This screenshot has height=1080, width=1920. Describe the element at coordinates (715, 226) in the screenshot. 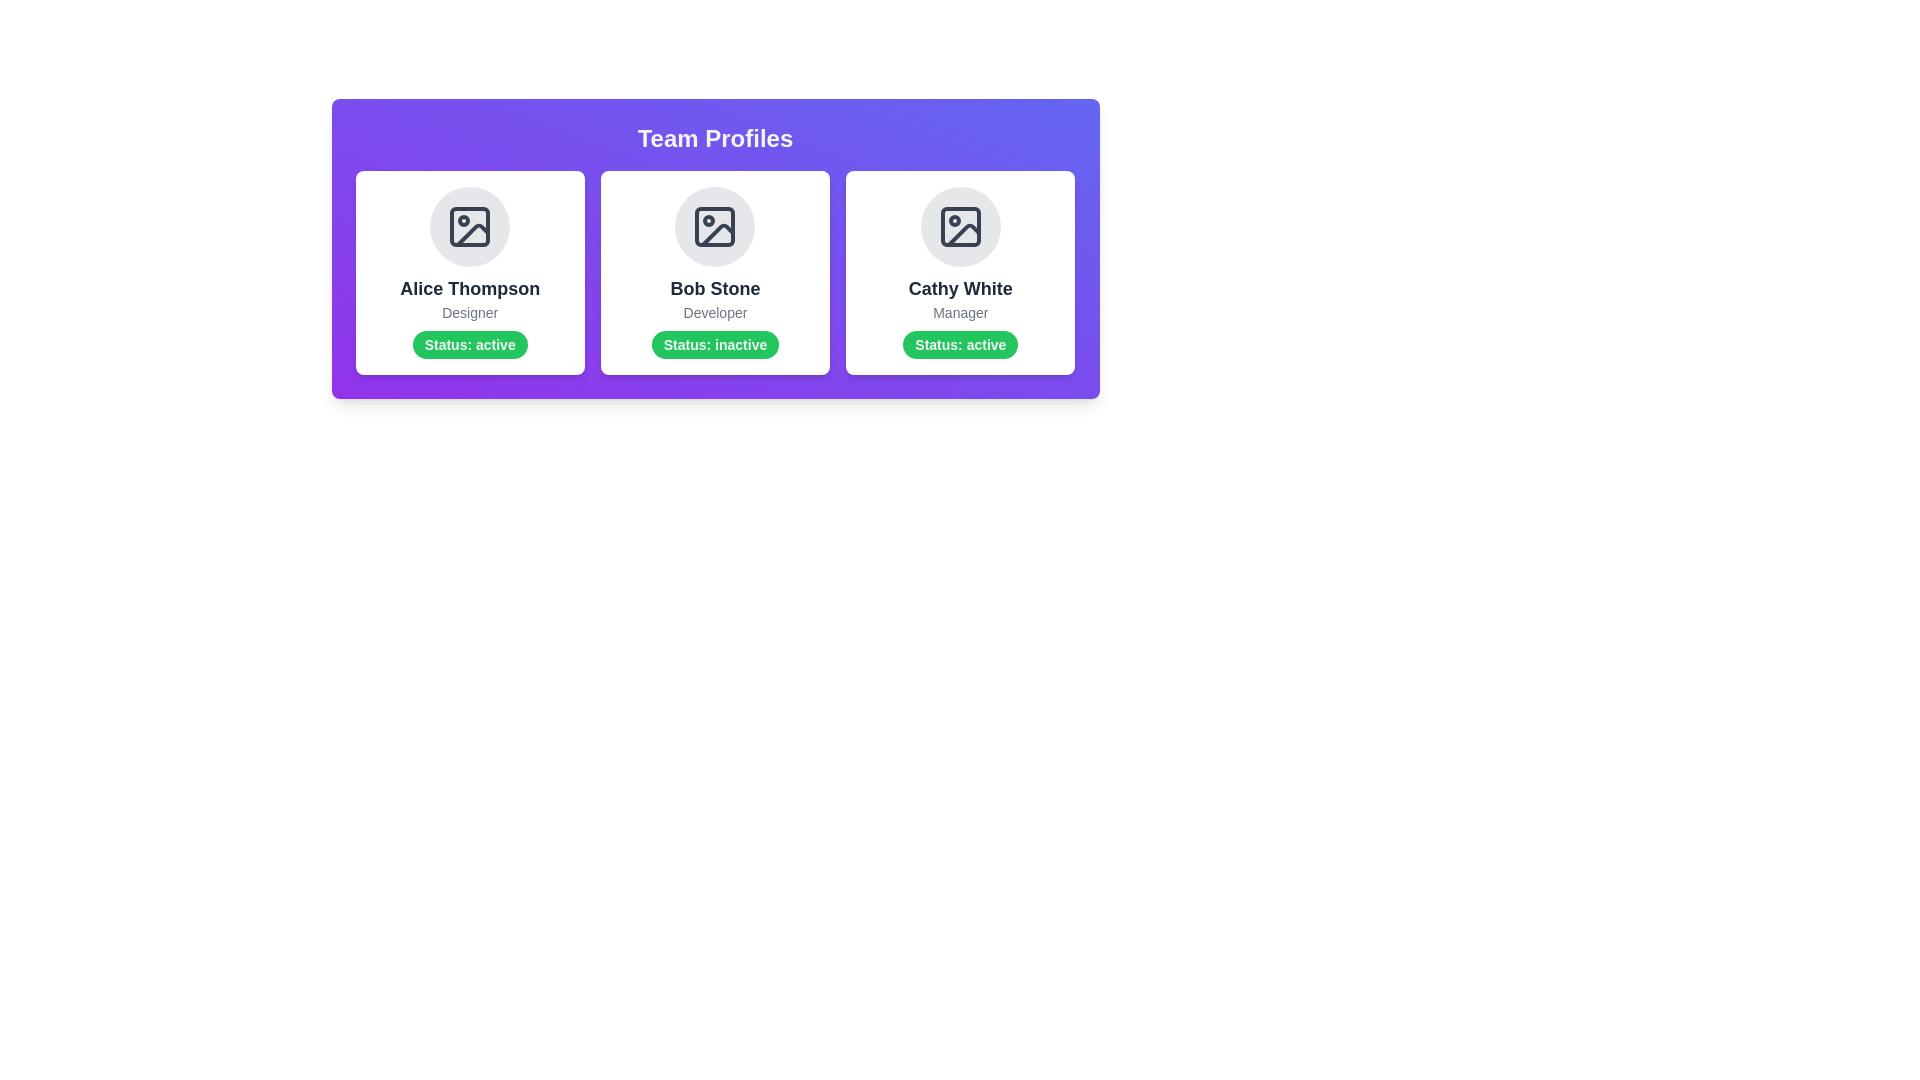

I see `the gray-shaded rectangular icon with rounded edges located in the upper-left corner of the avatar area of the profile card for 'Bob Stone'` at that location.